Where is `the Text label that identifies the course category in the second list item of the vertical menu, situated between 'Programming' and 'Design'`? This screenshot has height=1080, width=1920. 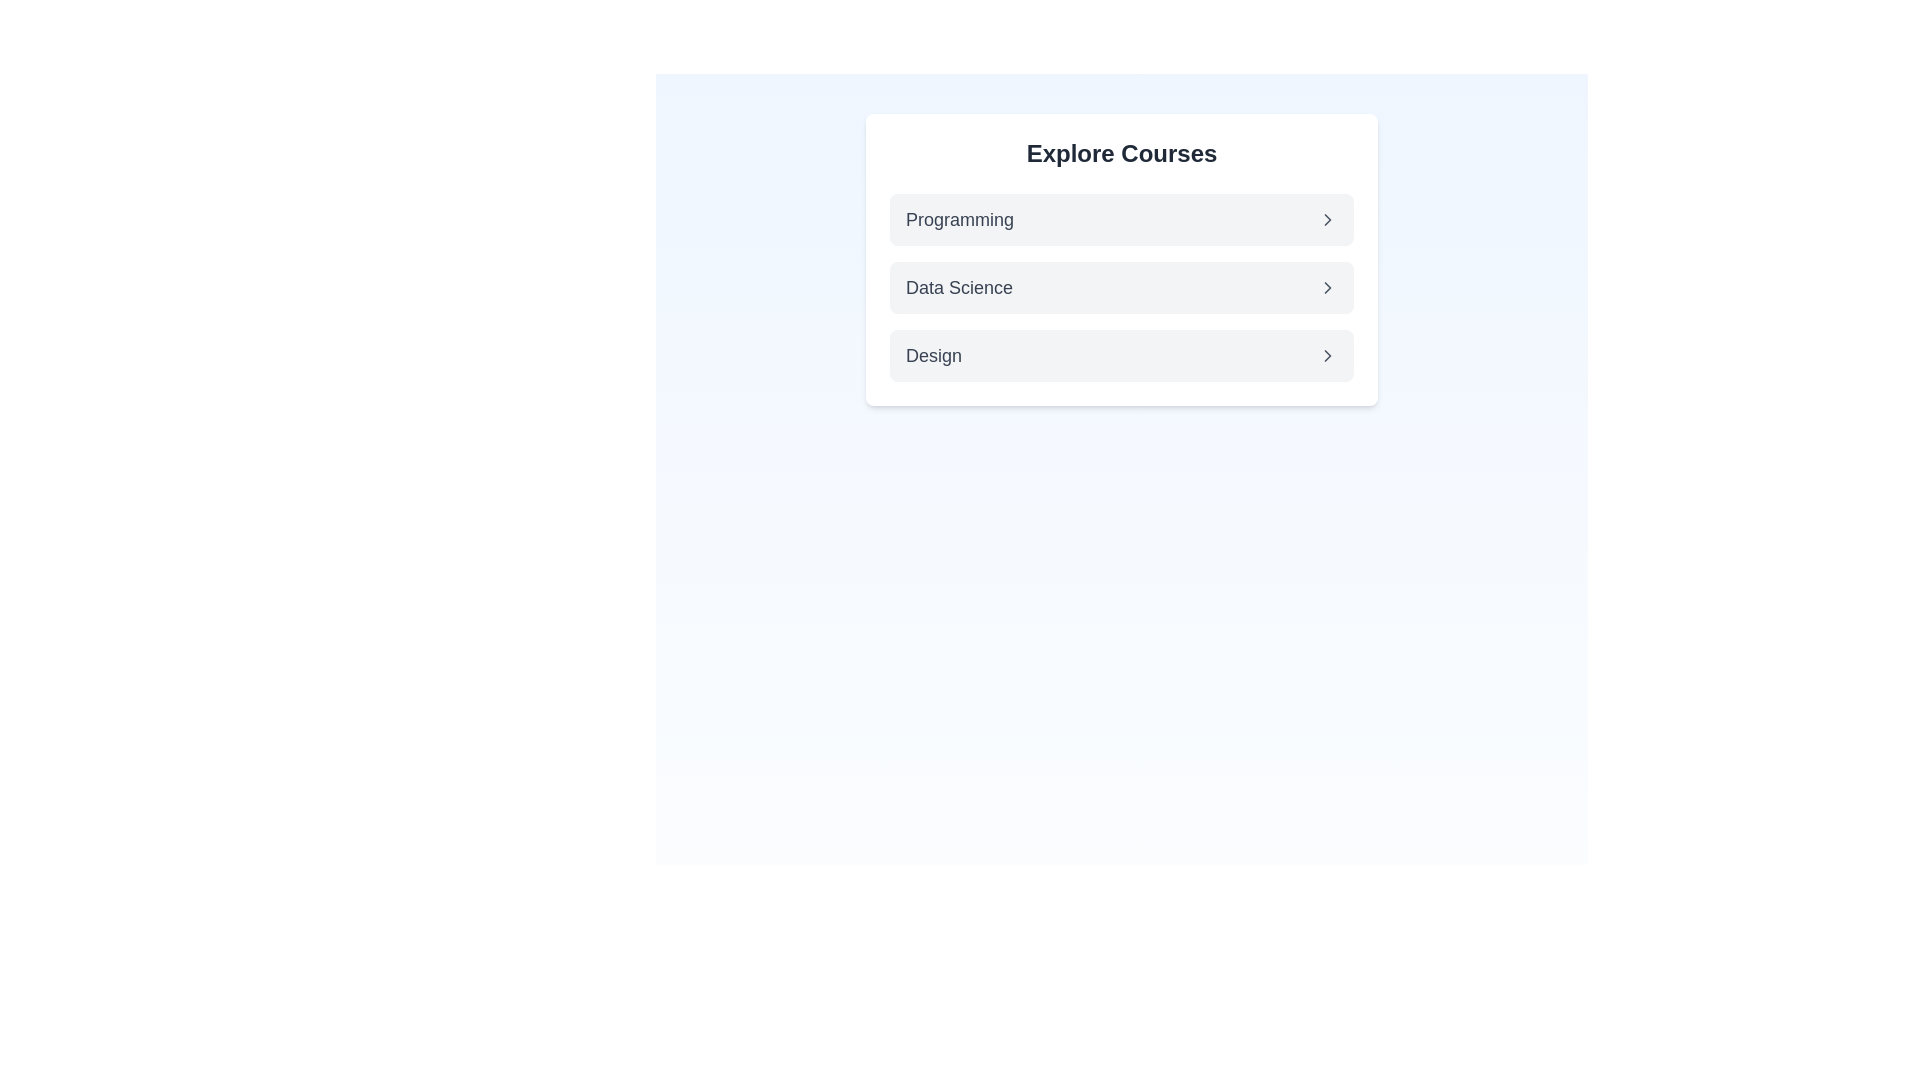
the Text label that identifies the course category in the second list item of the vertical menu, situated between 'Programming' and 'Design' is located at coordinates (958, 288).